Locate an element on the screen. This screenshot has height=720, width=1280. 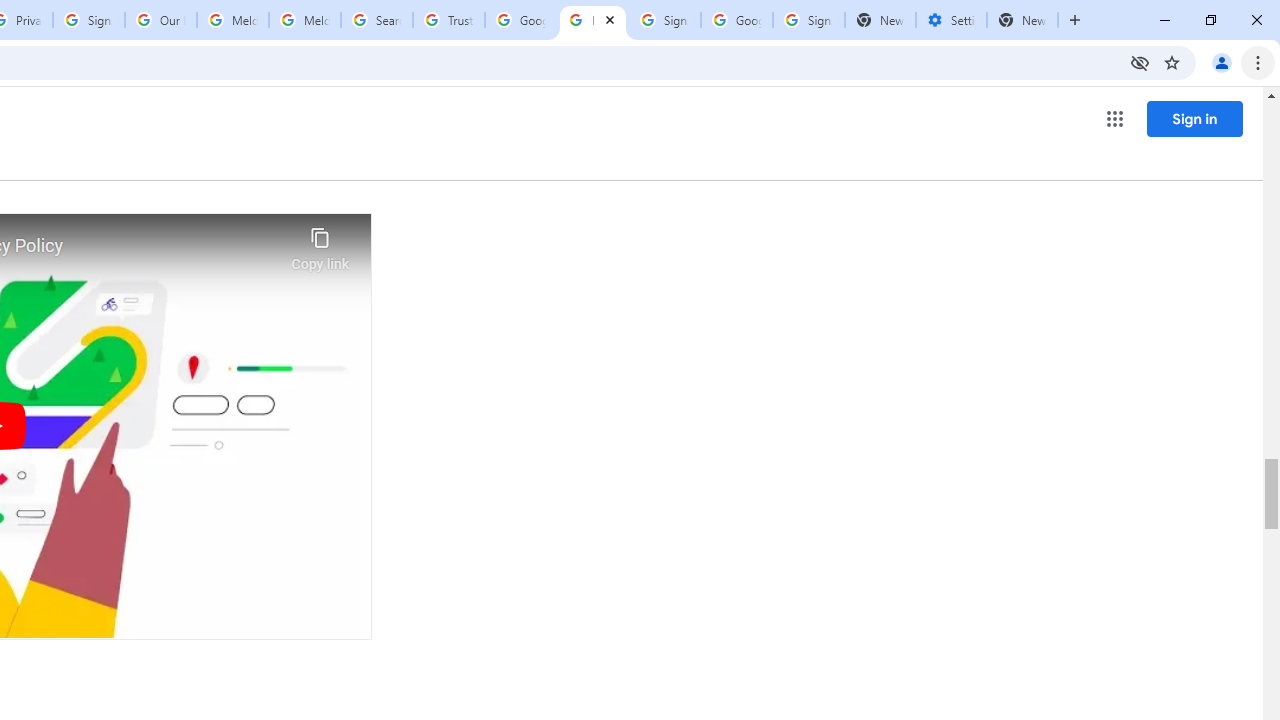
'Google Cybersecurity Innovations - Google Safety Center' is located at coordinates (736, 20).